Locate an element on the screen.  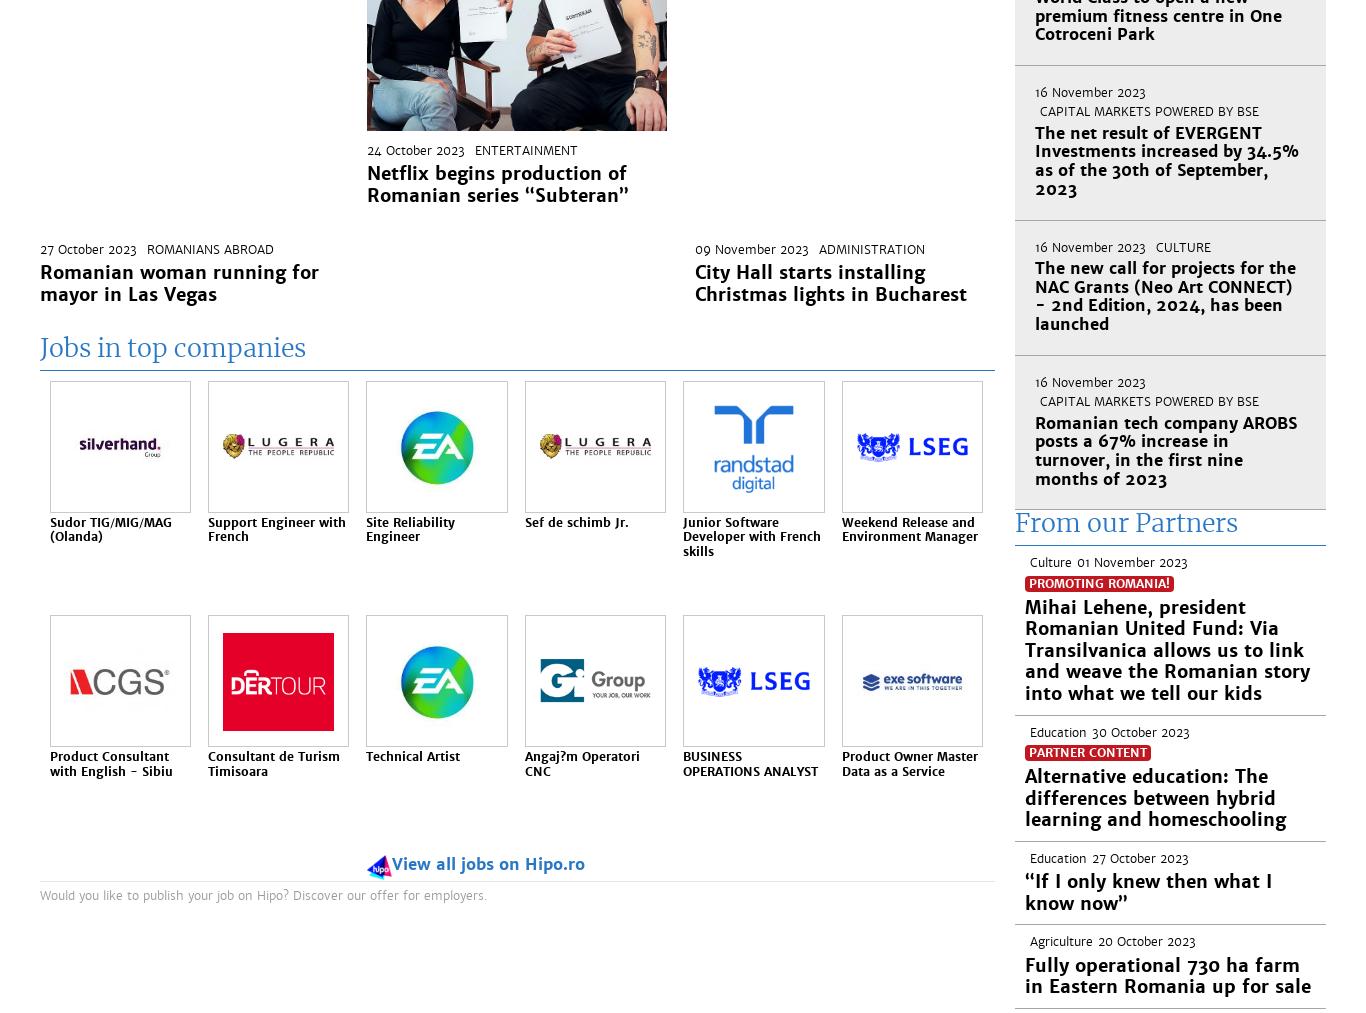
'The net result of EVERGENT Investments increased by 34.5% as of the 30th of September, 2023' is located at coordinates (1033, 160).